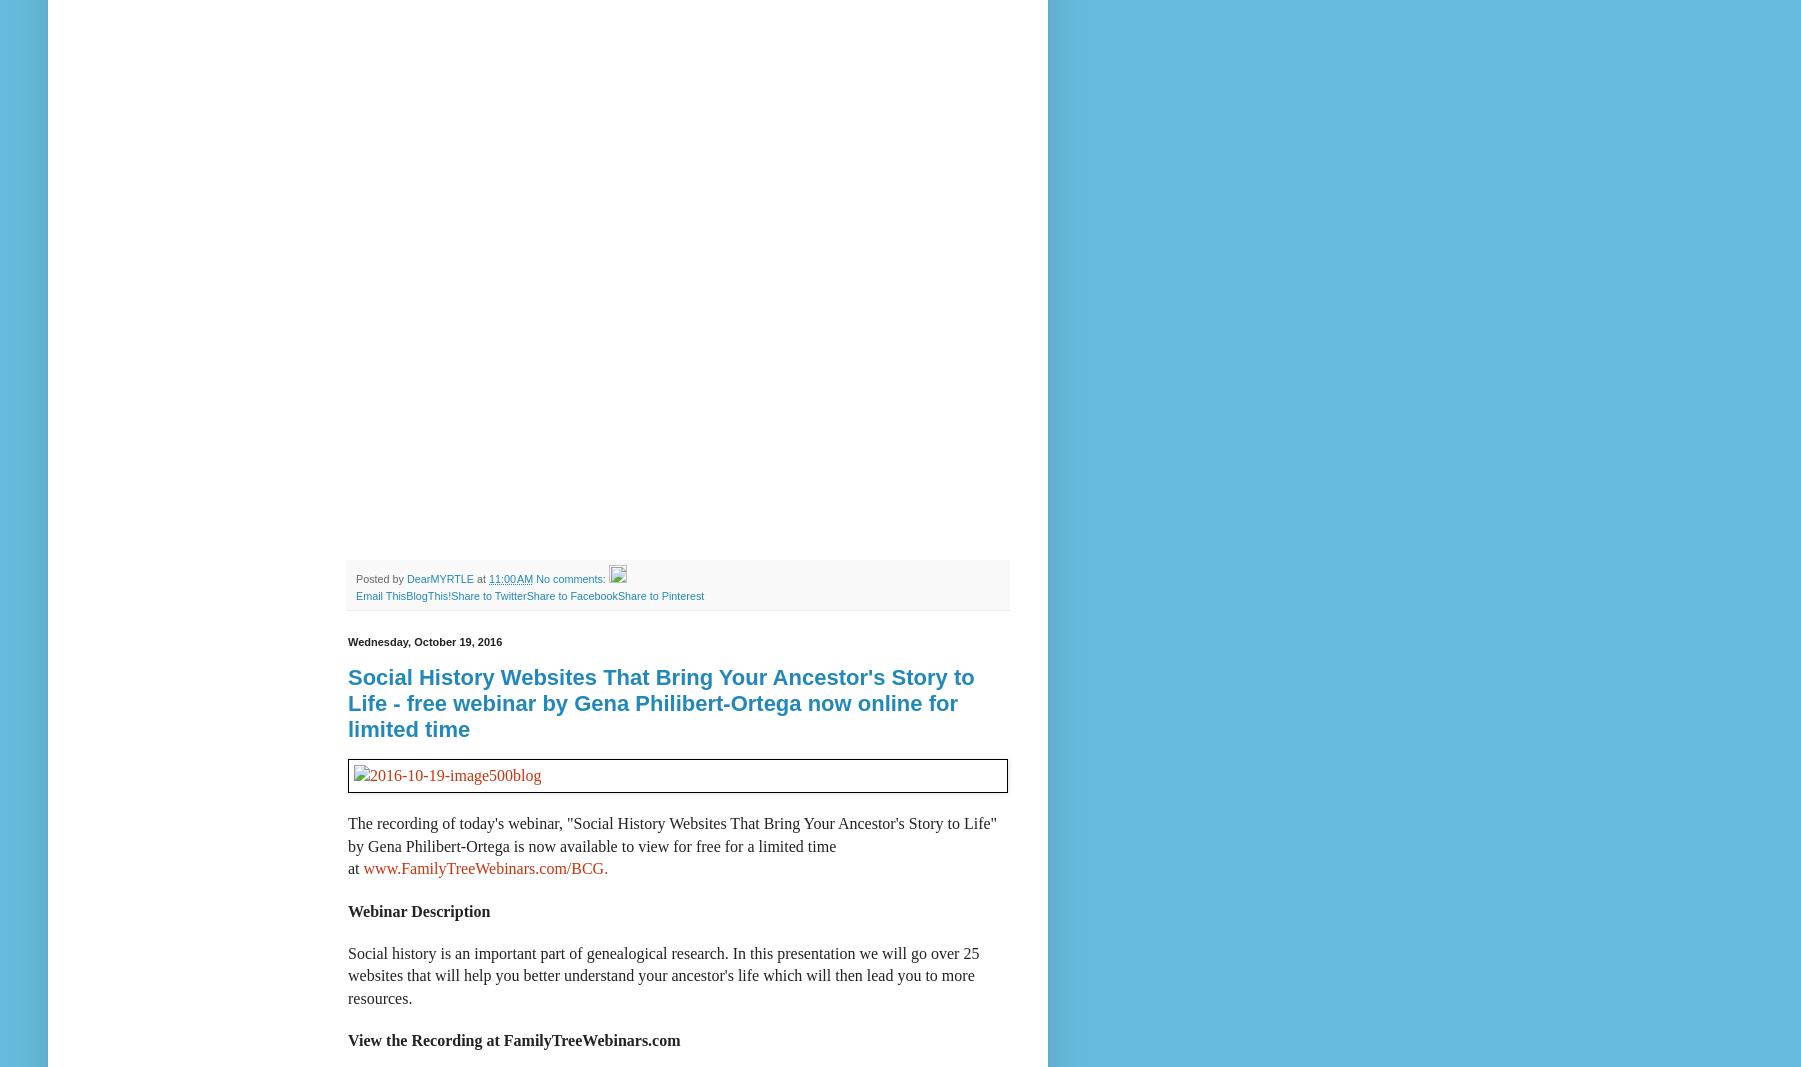 The width and height of the screenshot is (1801, 1067). I want to click on 'Social history is an important part of genealogical research. In this presentation we will go over 25 websites that will help you better understand your ancestor's life which will then lead you to more resources.', so click(662, 975).